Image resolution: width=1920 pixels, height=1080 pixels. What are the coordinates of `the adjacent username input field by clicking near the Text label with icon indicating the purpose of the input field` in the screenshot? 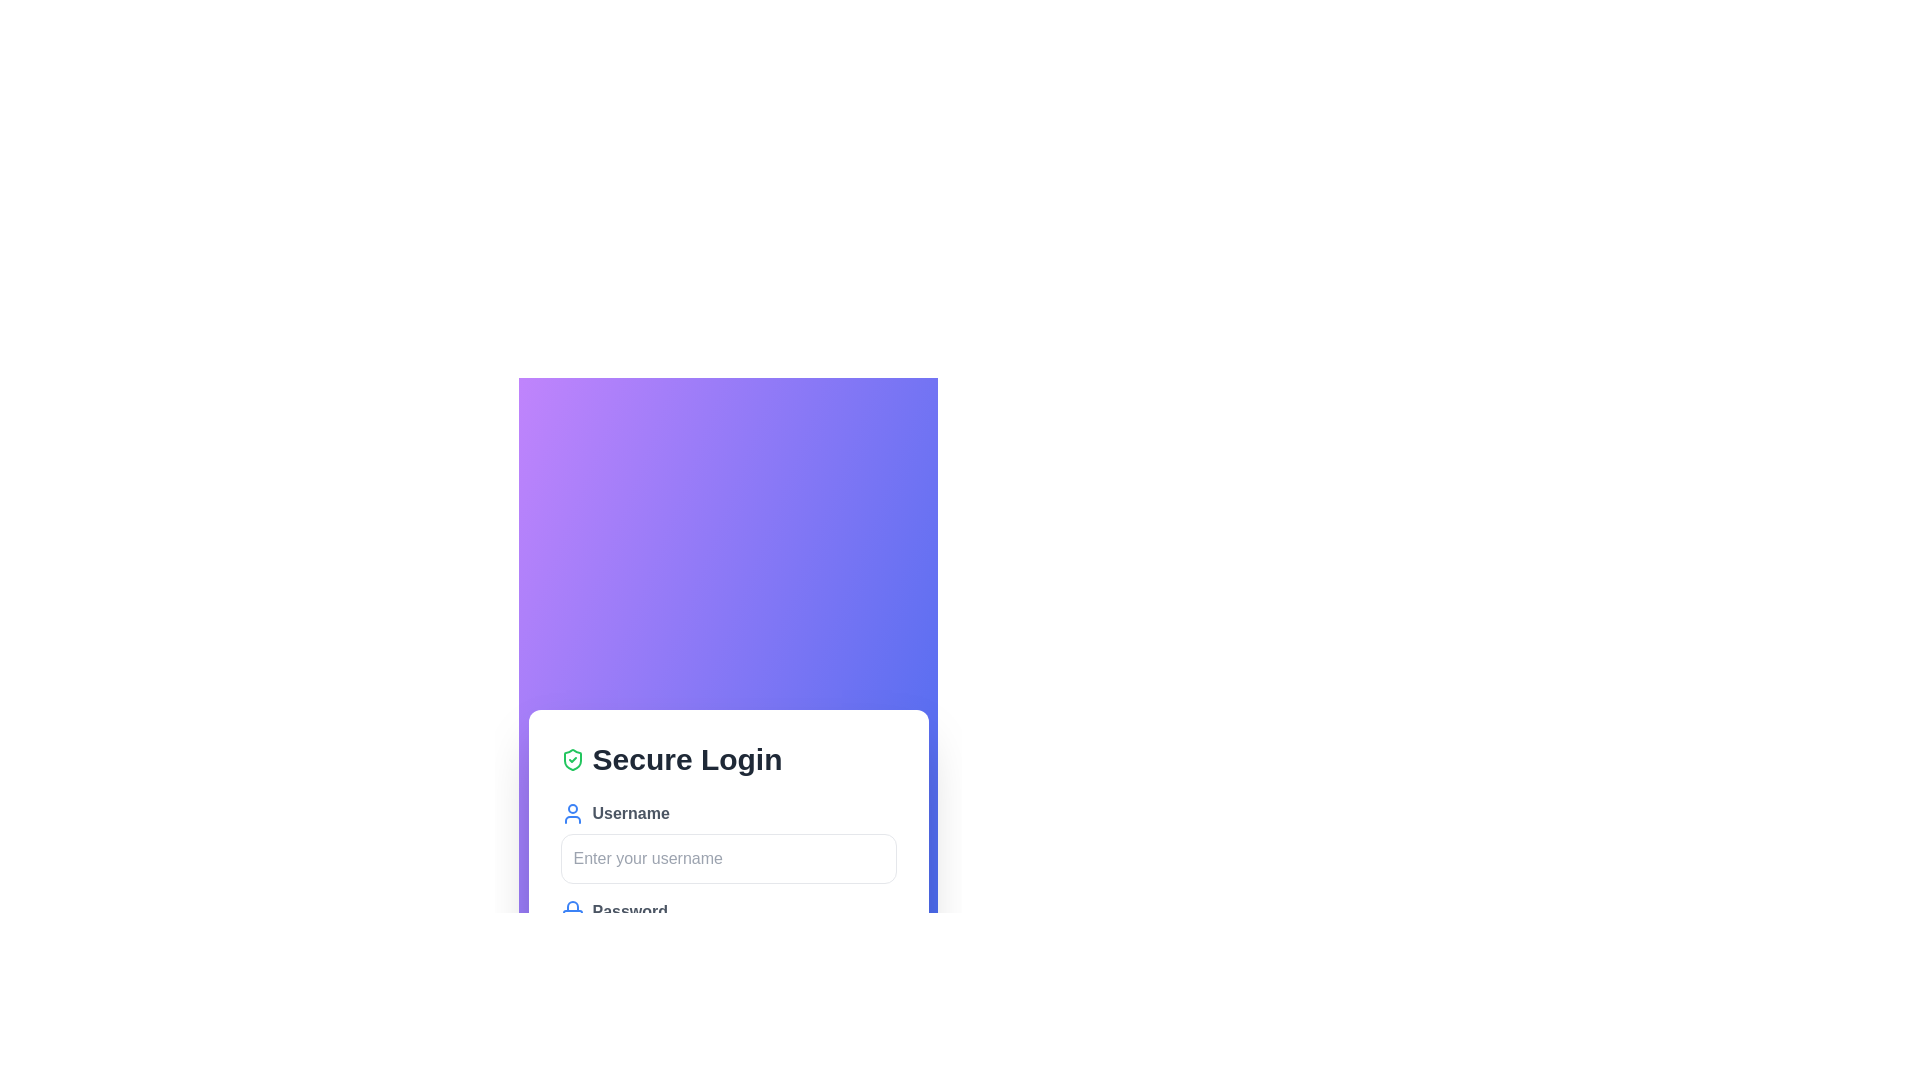 It's located at (727, 813).